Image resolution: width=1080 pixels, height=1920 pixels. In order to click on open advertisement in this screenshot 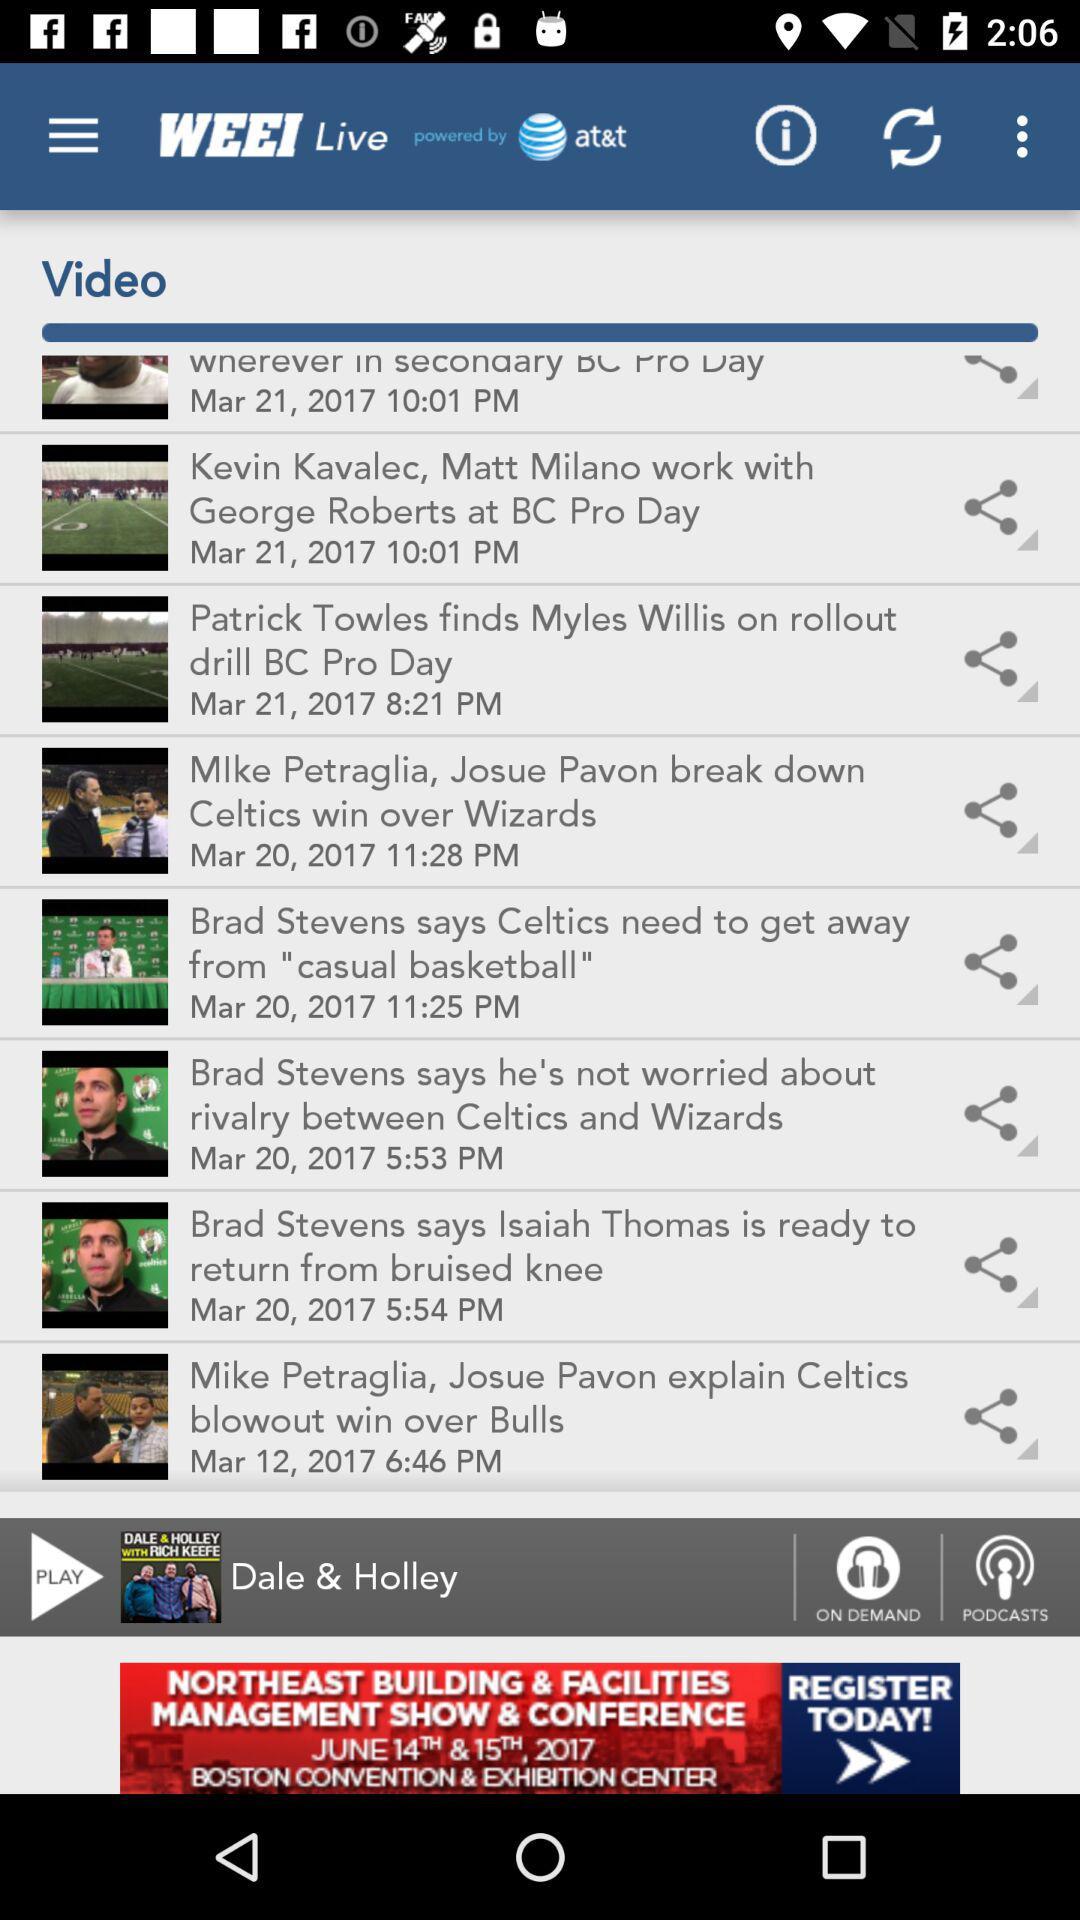, I will do `click(540, 1727)`.